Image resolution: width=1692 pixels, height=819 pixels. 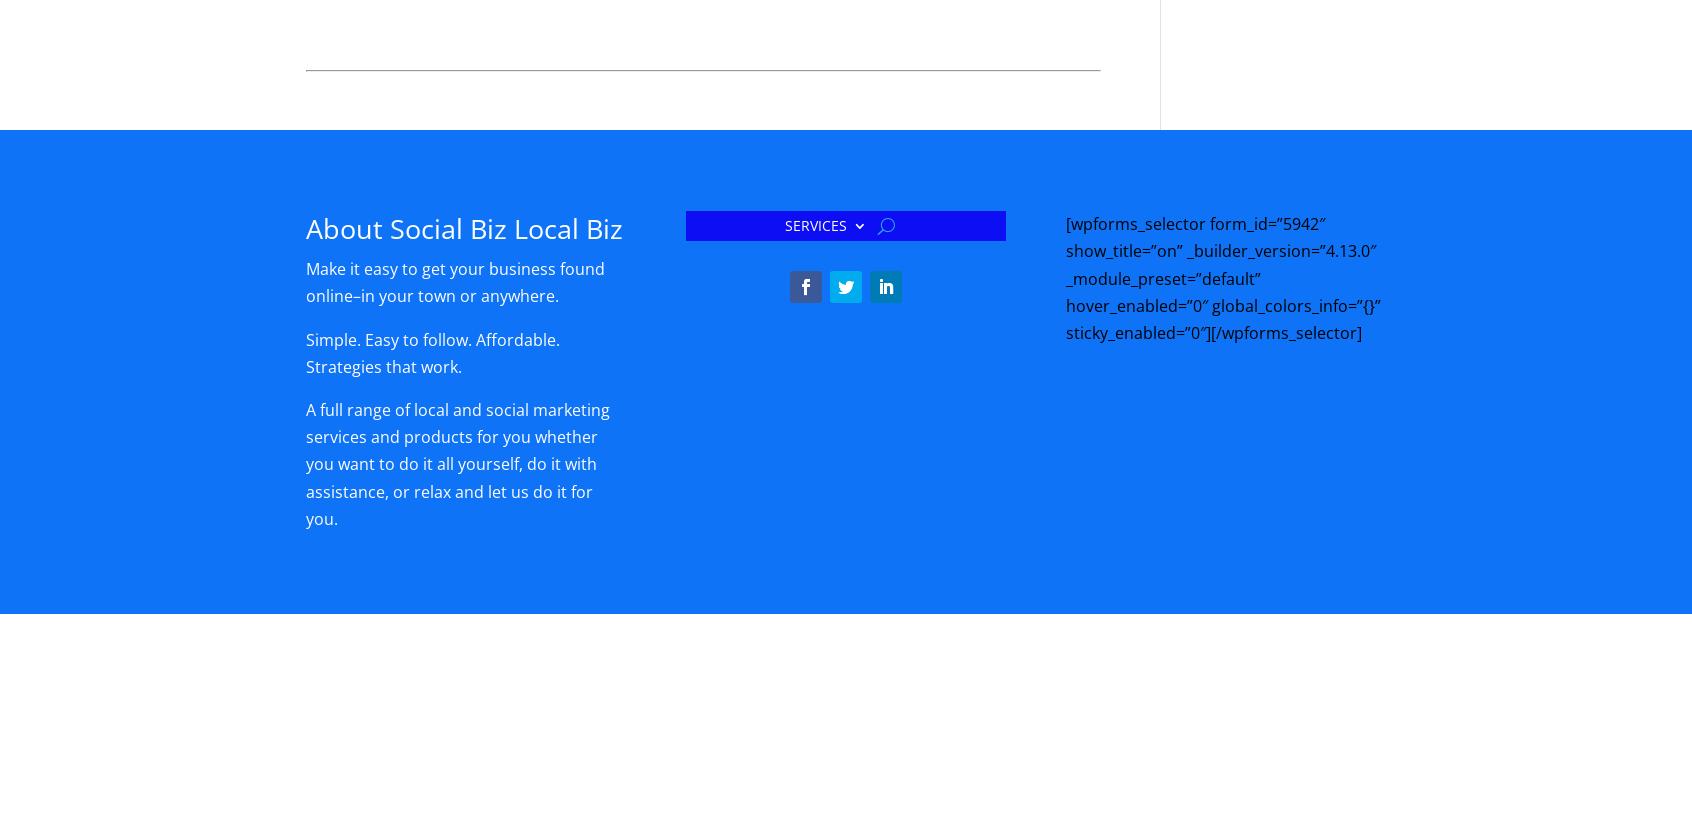 What do you see at coordinates (305, 228) in the screenshot?
I see `'About Social Biz Local Biz'` at bounding box center [305, 228].